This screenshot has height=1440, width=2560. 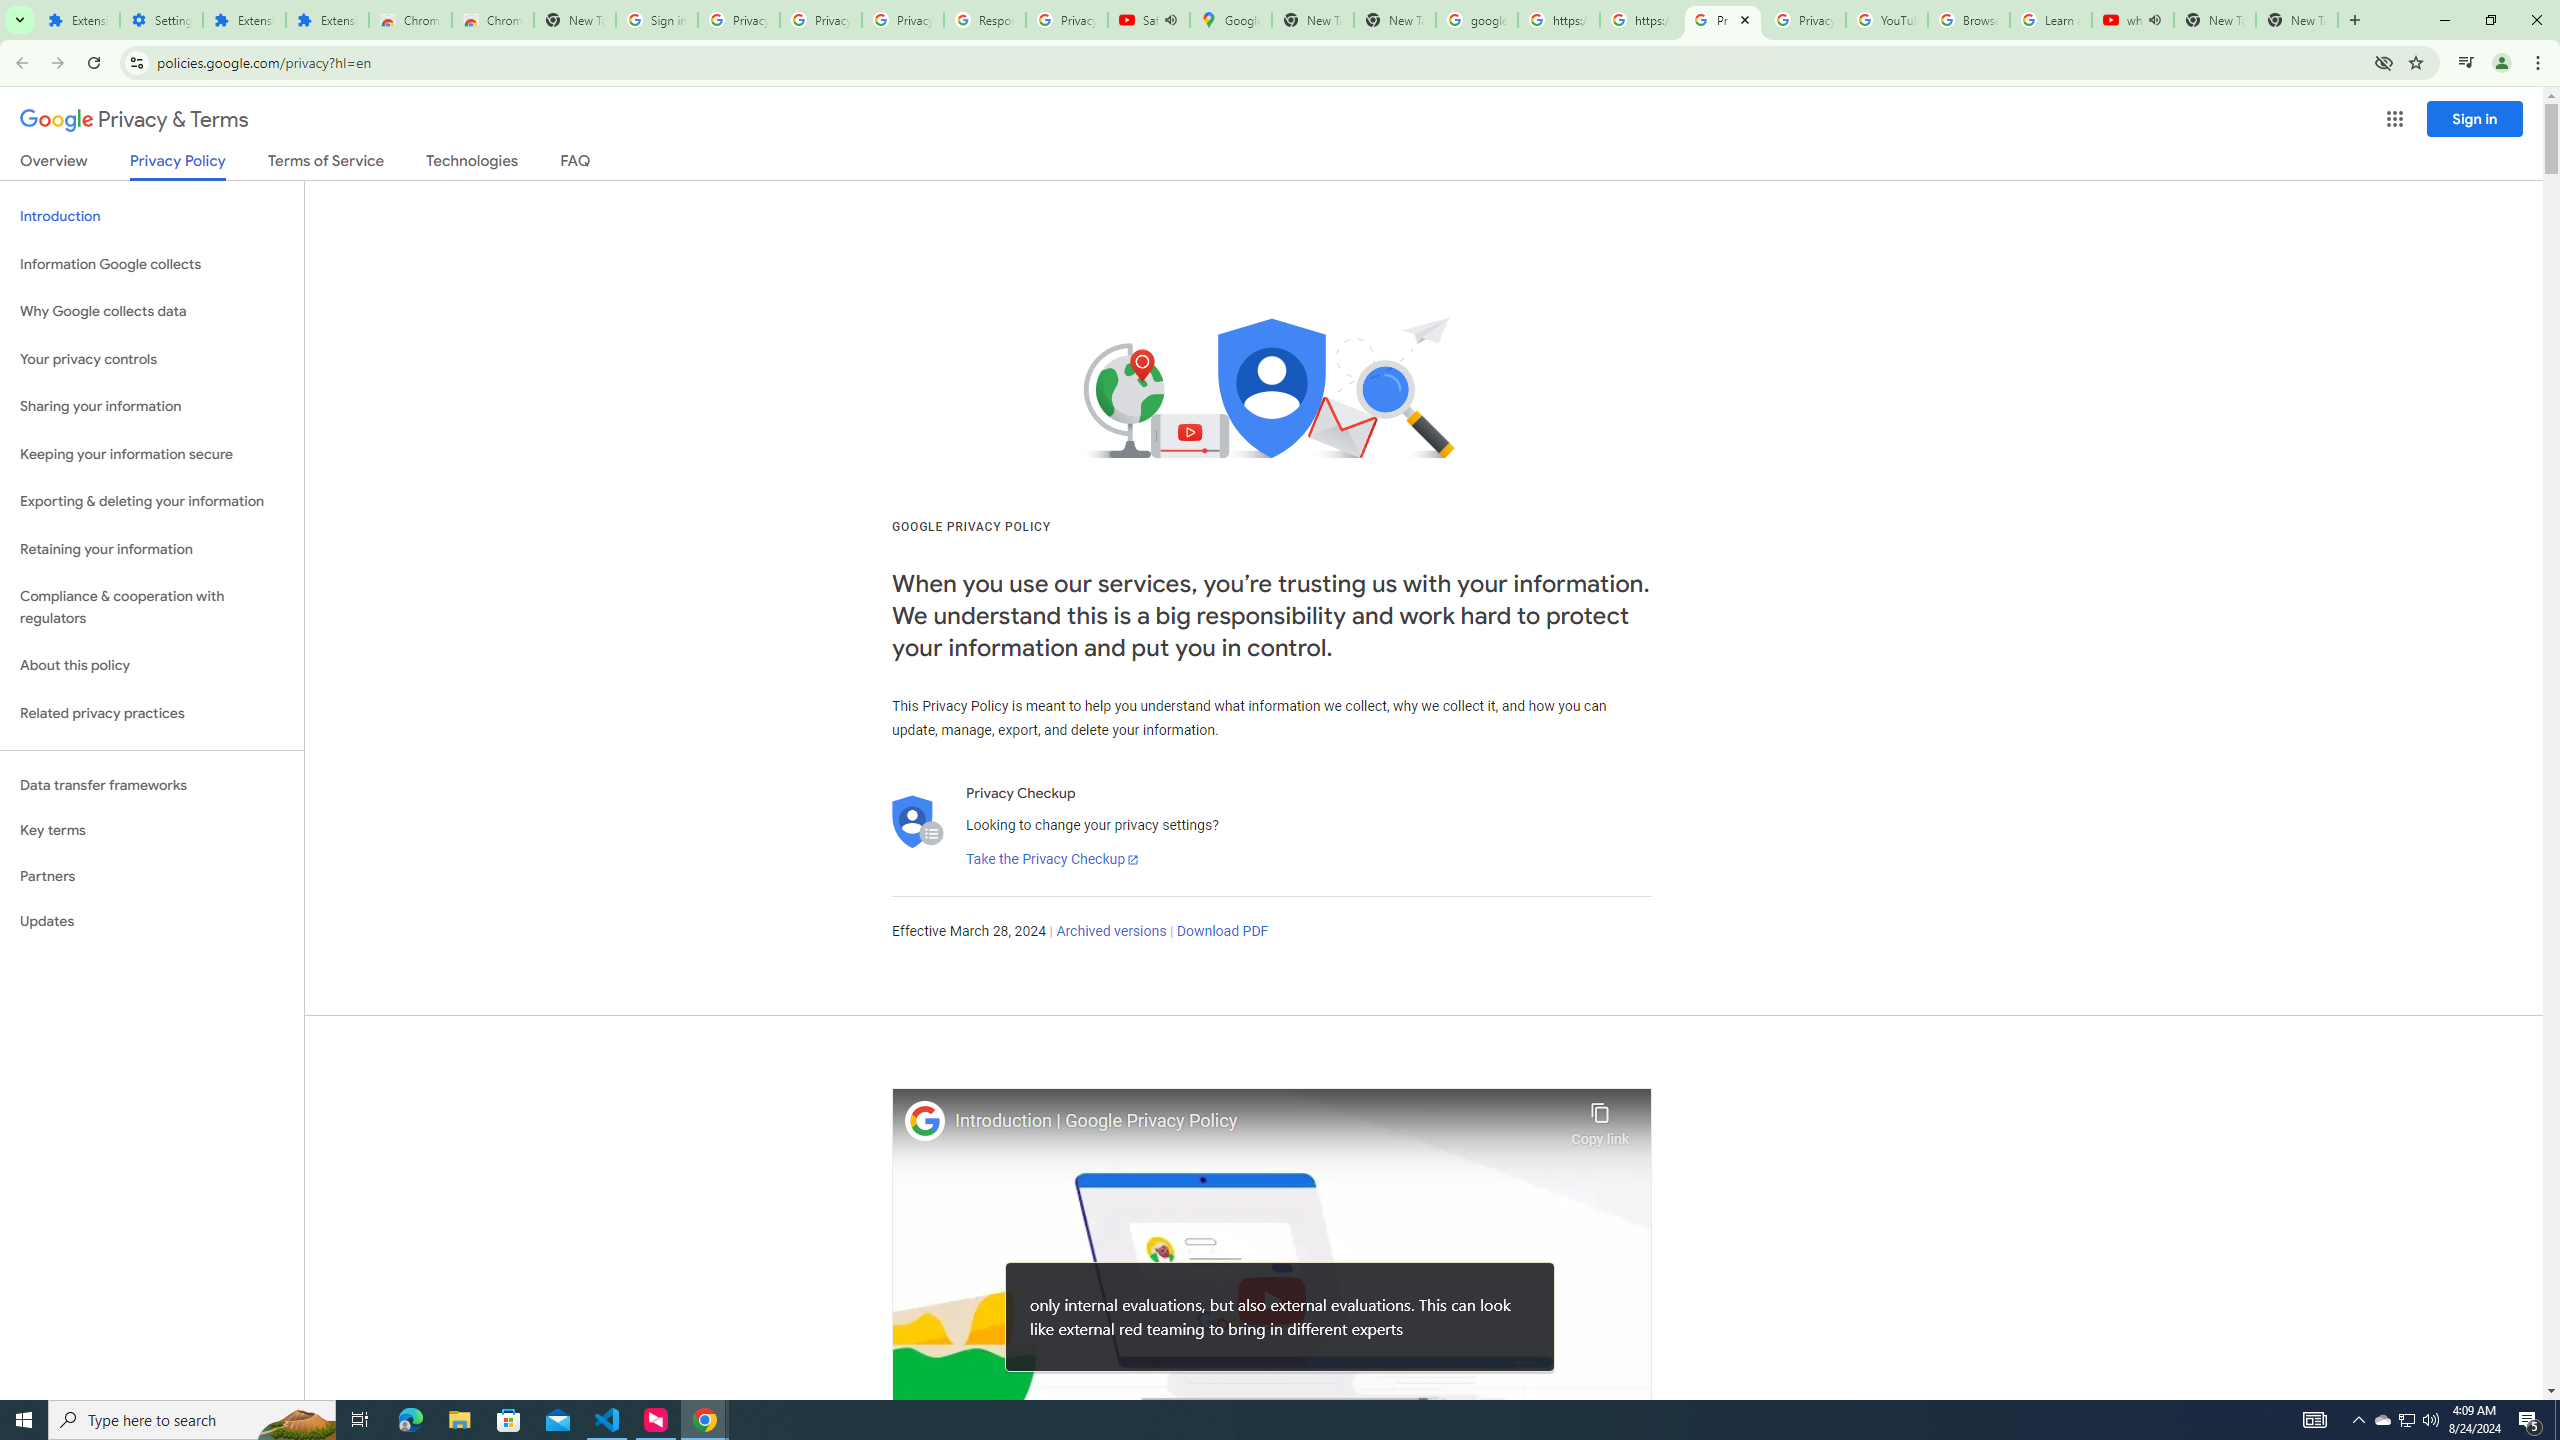 I want to click on 'Browse Chrome as a guest - Computer - Google Chrome Help', so click(x=1968, y=19).